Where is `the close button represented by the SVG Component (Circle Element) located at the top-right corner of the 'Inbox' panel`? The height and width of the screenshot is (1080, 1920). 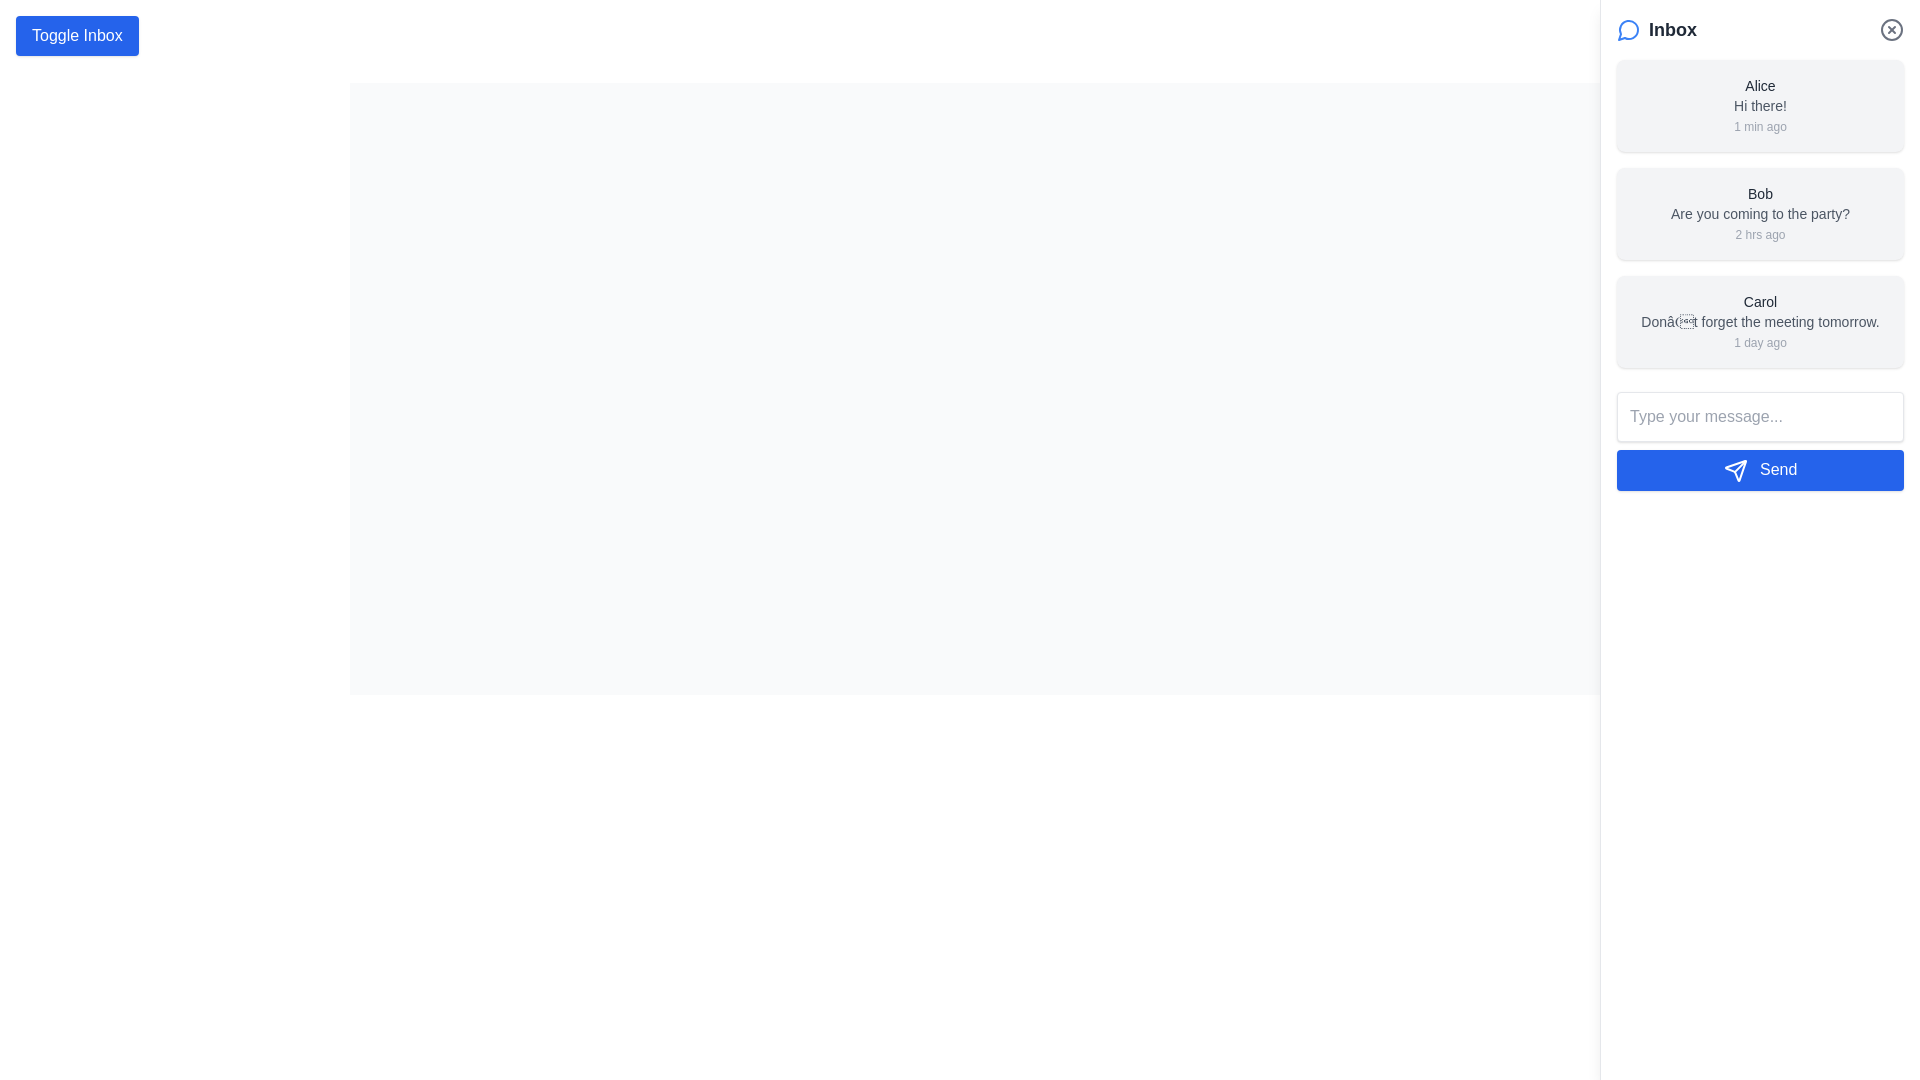 the close button represented by the SVG Component (Circle Element) located at the top-right corner of the 'Inbox' panel is located at coordinates (1890, 30).